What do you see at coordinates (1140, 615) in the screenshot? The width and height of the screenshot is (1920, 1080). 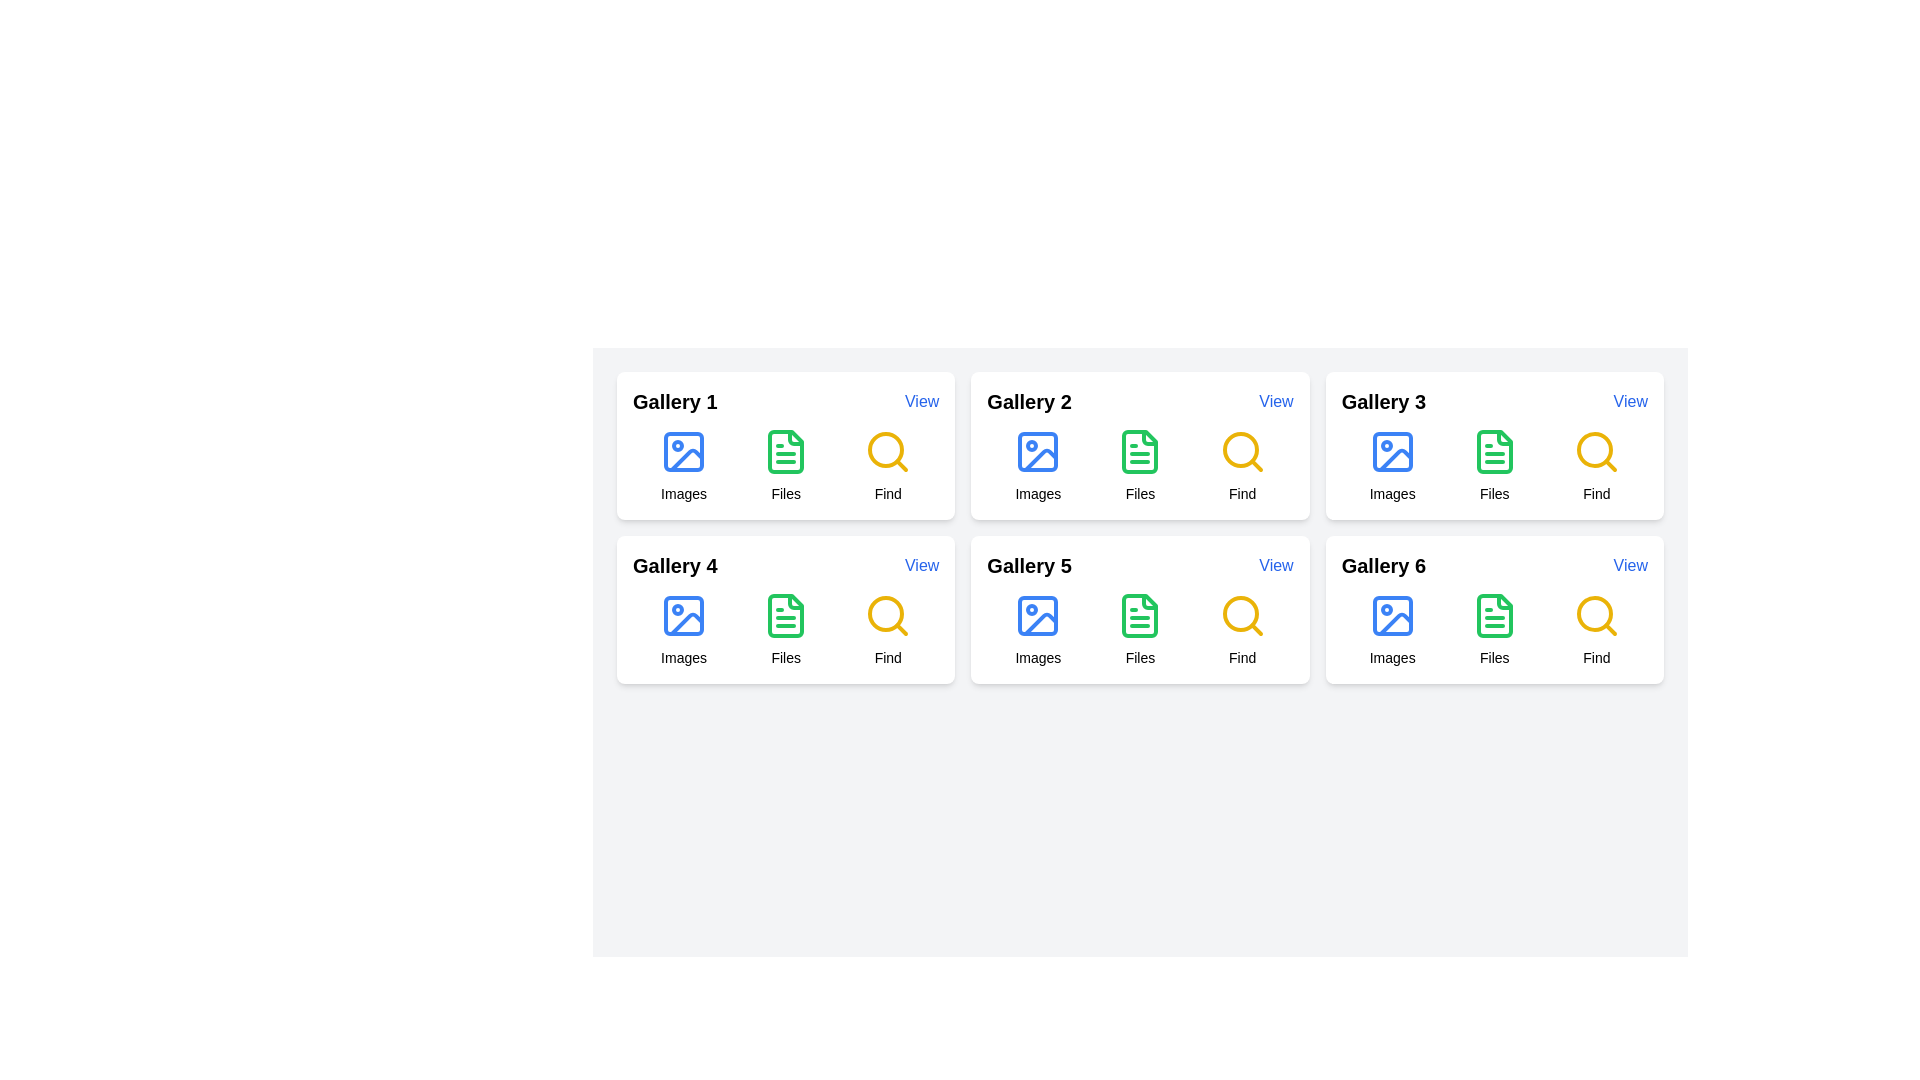 I see `the 'Files' icon, which is a vibrant green document icon with a folded corner, located in the 'Gallery 5' section of the grid layout` at bounding box center [1140, 615].